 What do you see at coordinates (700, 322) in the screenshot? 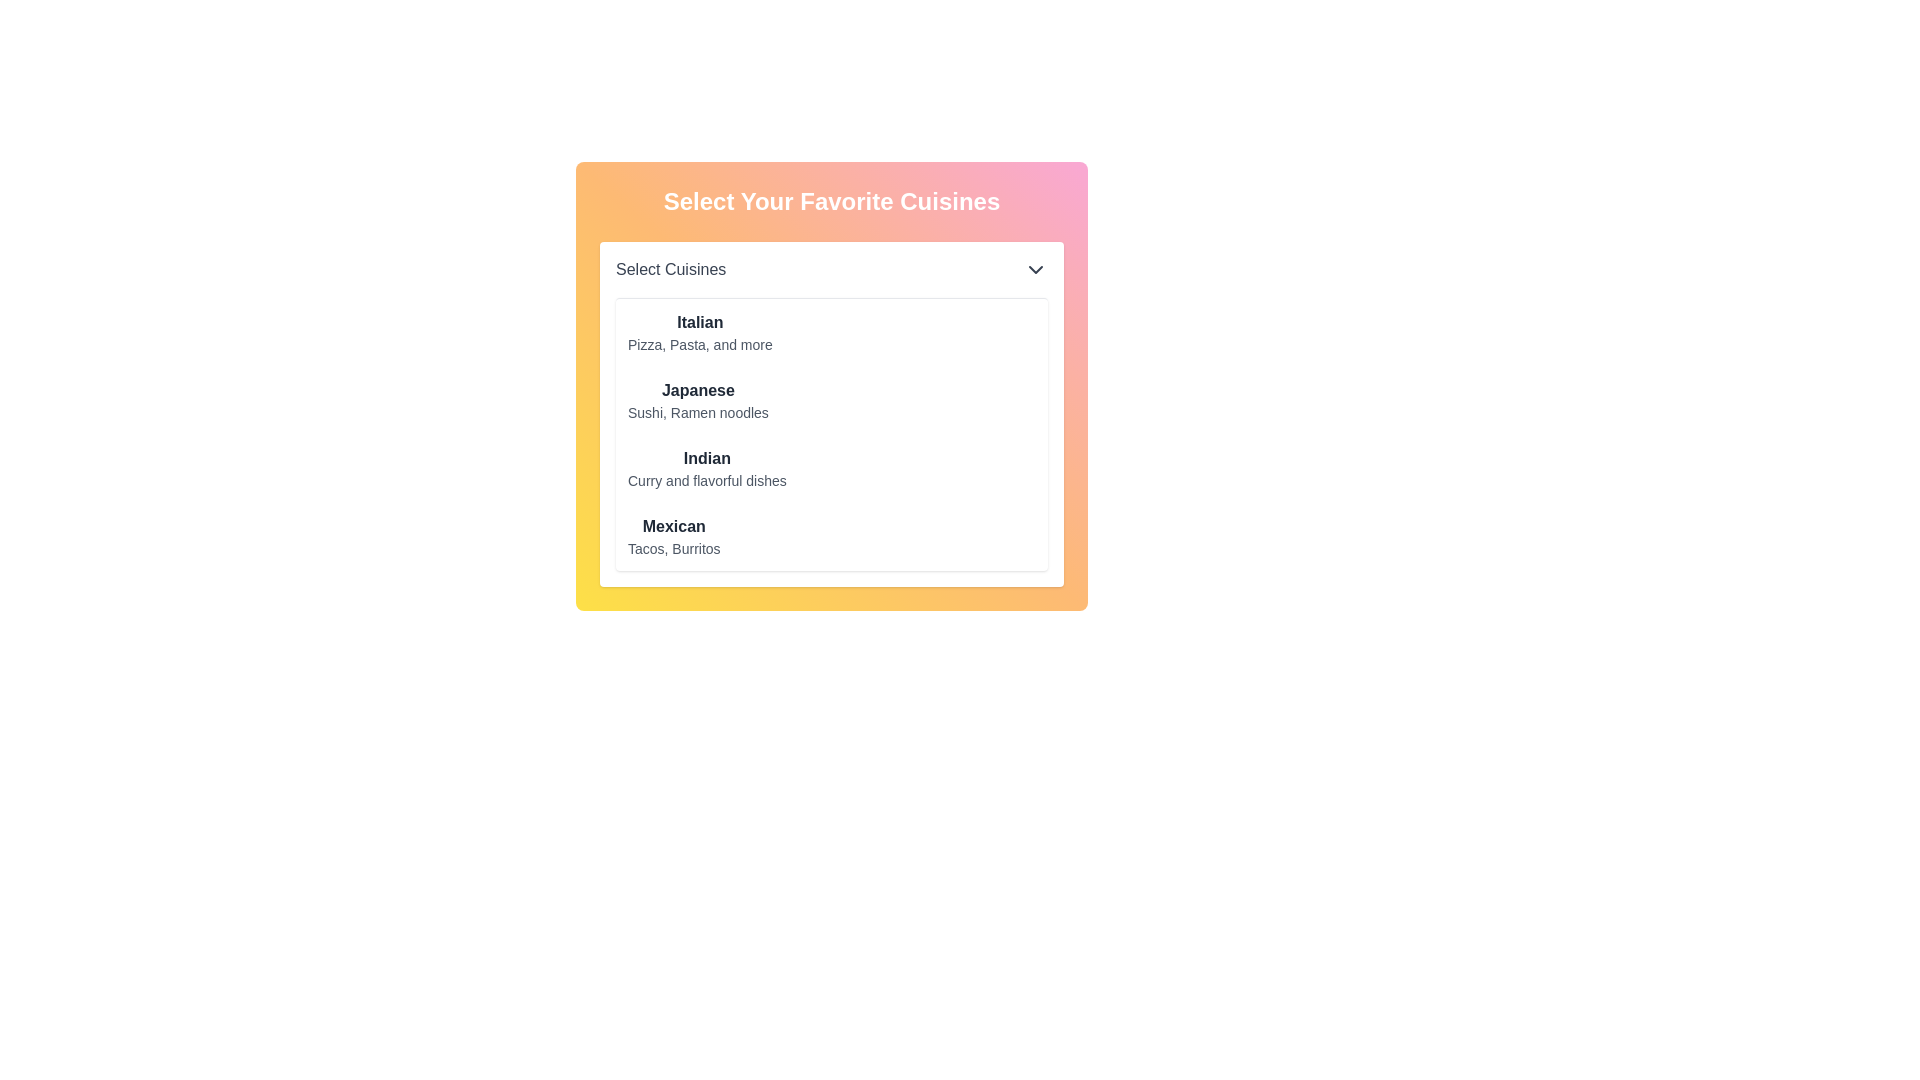
I see `text of the 'Italian' cuisine label located in the dropdown menu under the 'Select Cuisines' section, which is the first item in the list and displayed in bold` at bounding box center [700, 322].